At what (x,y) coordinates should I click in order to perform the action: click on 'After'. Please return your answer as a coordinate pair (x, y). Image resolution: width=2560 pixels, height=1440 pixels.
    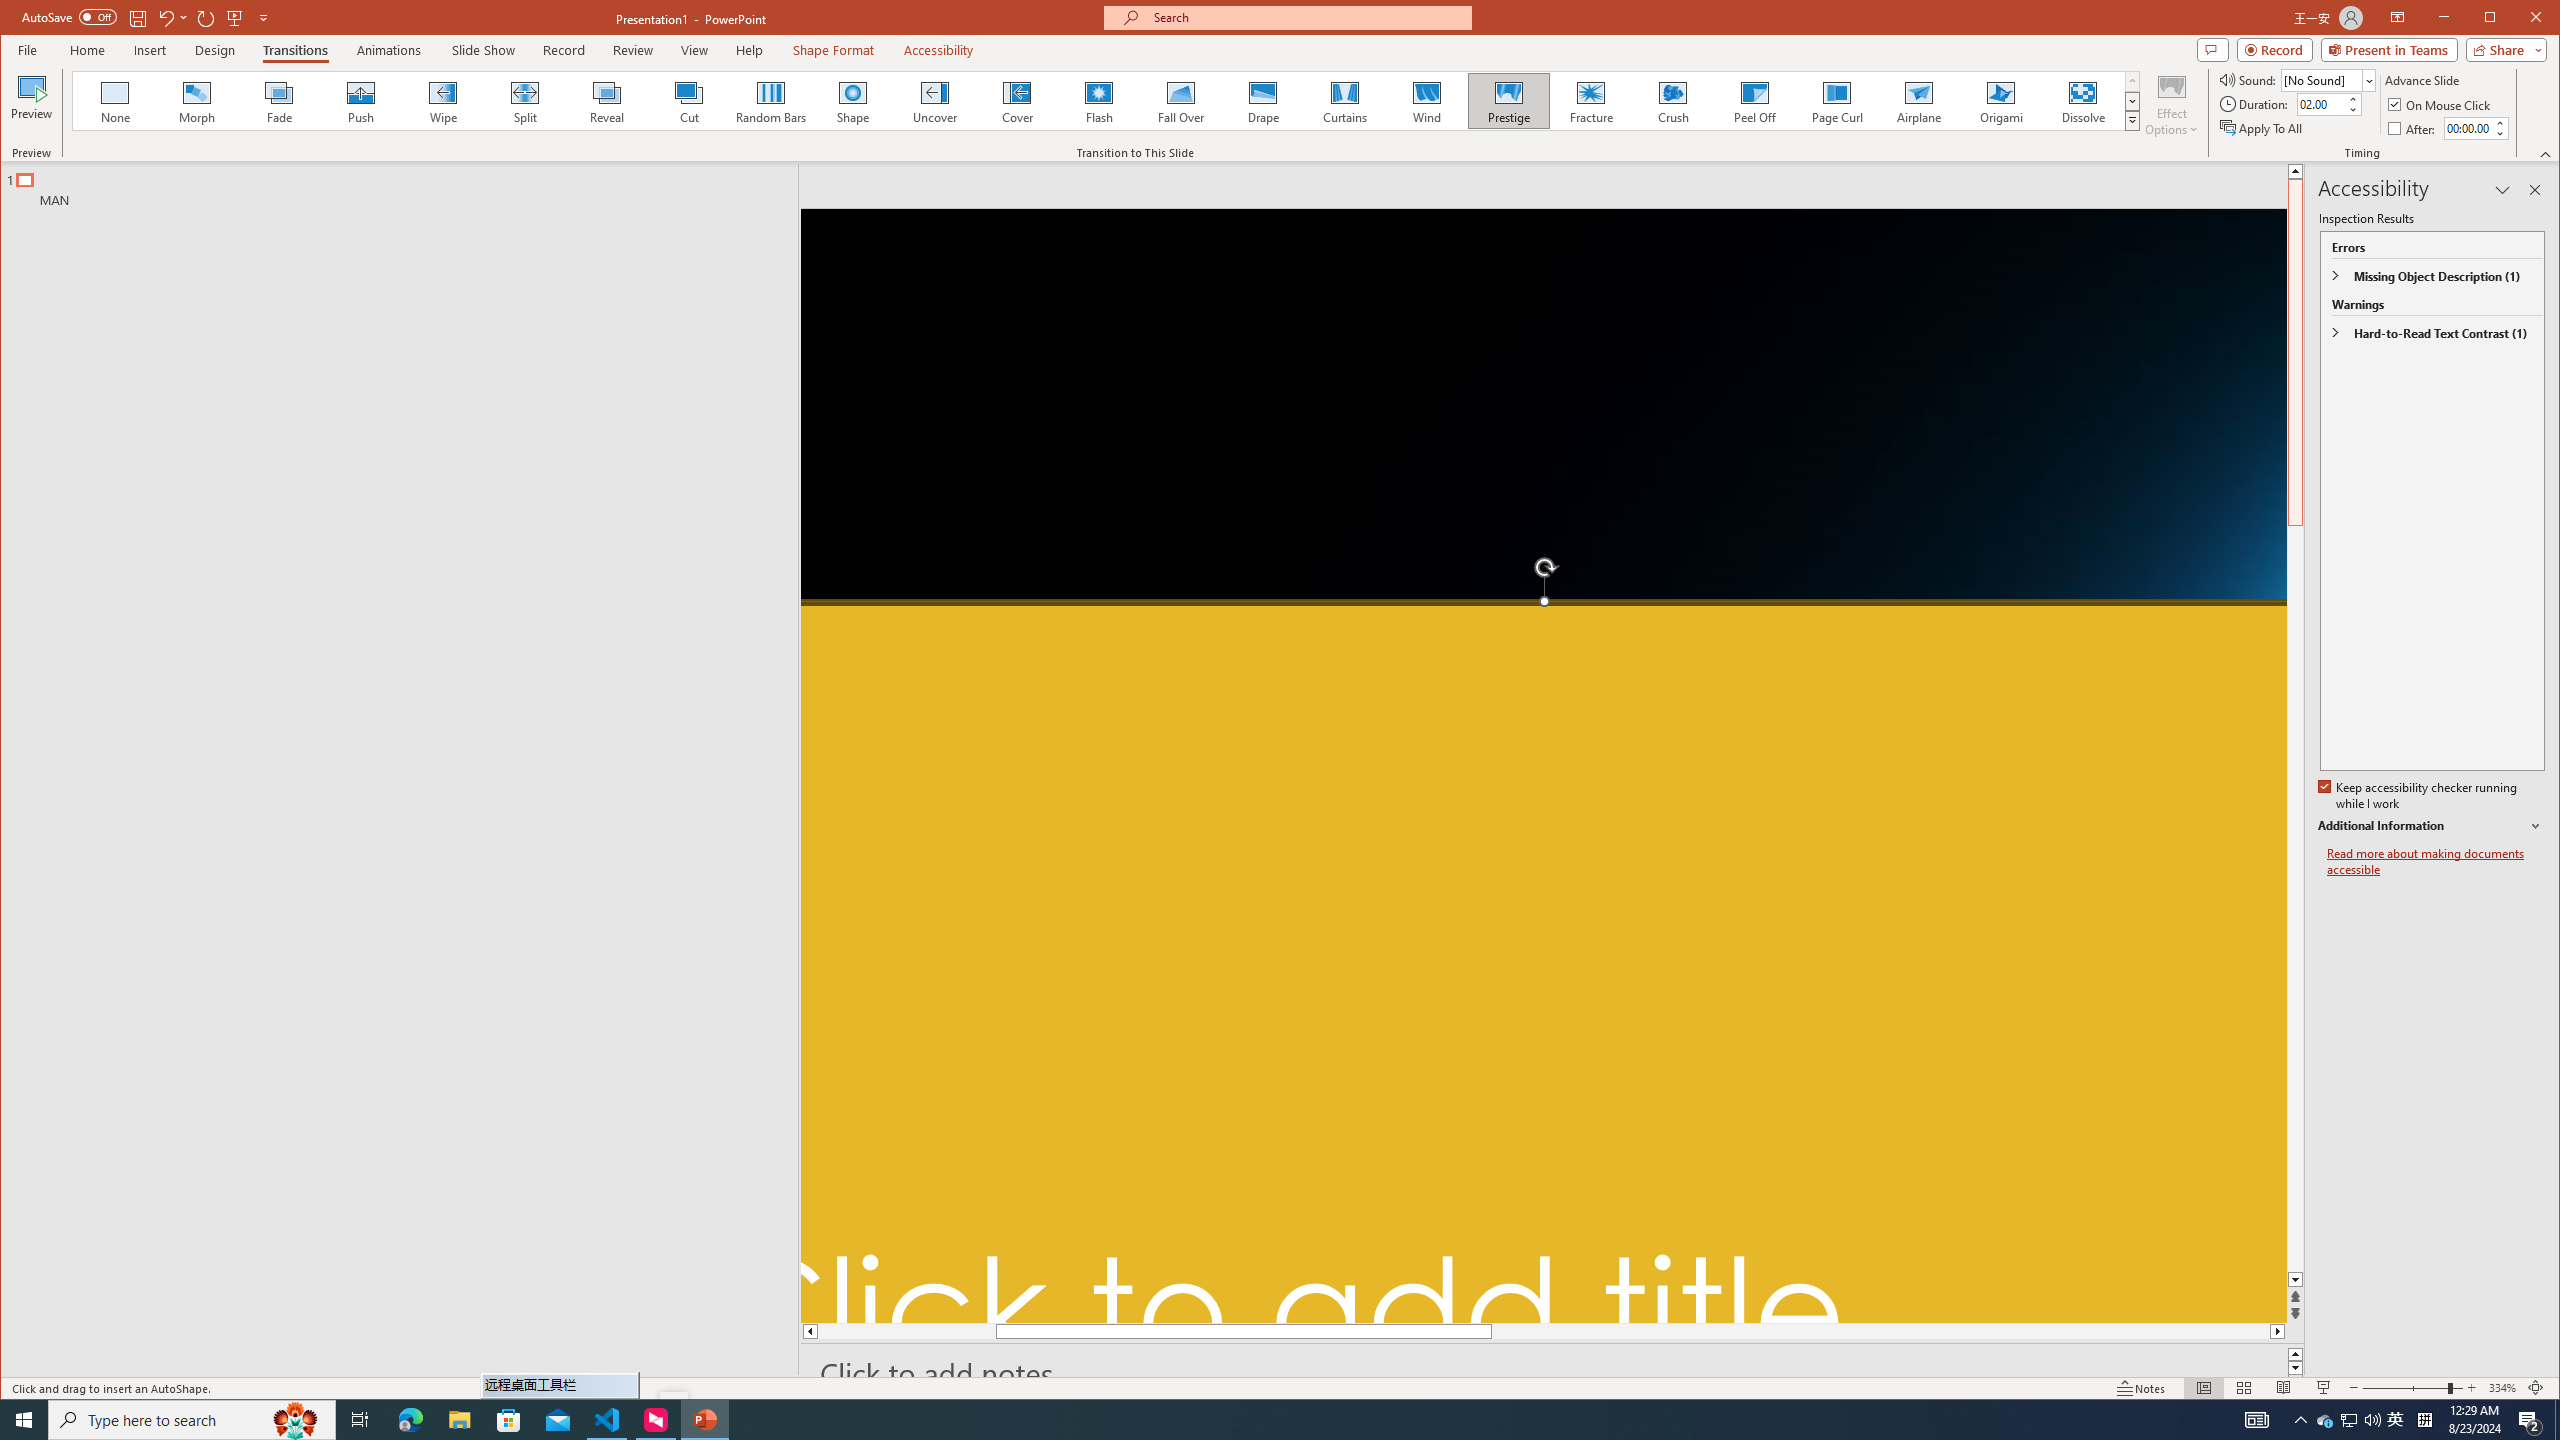
    Looking at the image, I should click on (2413, 127).